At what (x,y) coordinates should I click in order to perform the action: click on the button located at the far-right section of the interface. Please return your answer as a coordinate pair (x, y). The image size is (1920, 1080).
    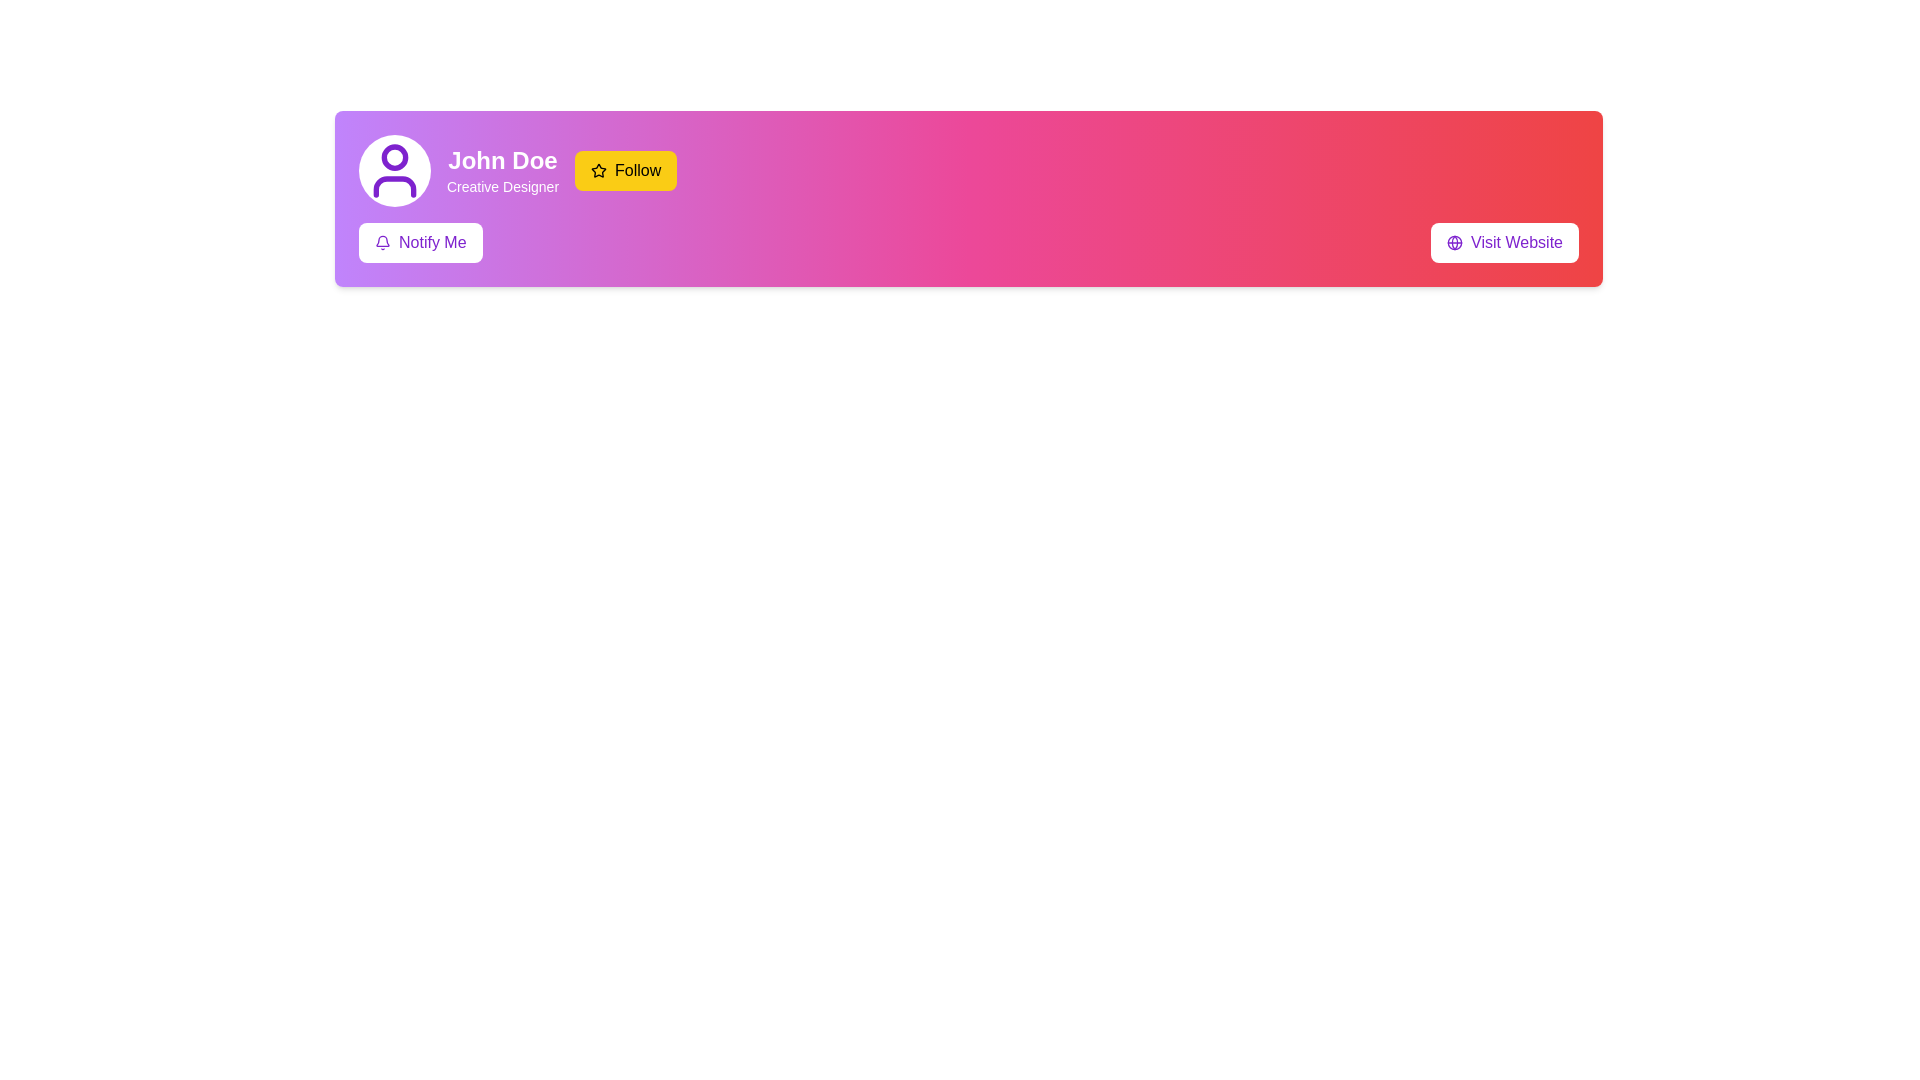
    Looking at the image, I should click on (1505, 242).